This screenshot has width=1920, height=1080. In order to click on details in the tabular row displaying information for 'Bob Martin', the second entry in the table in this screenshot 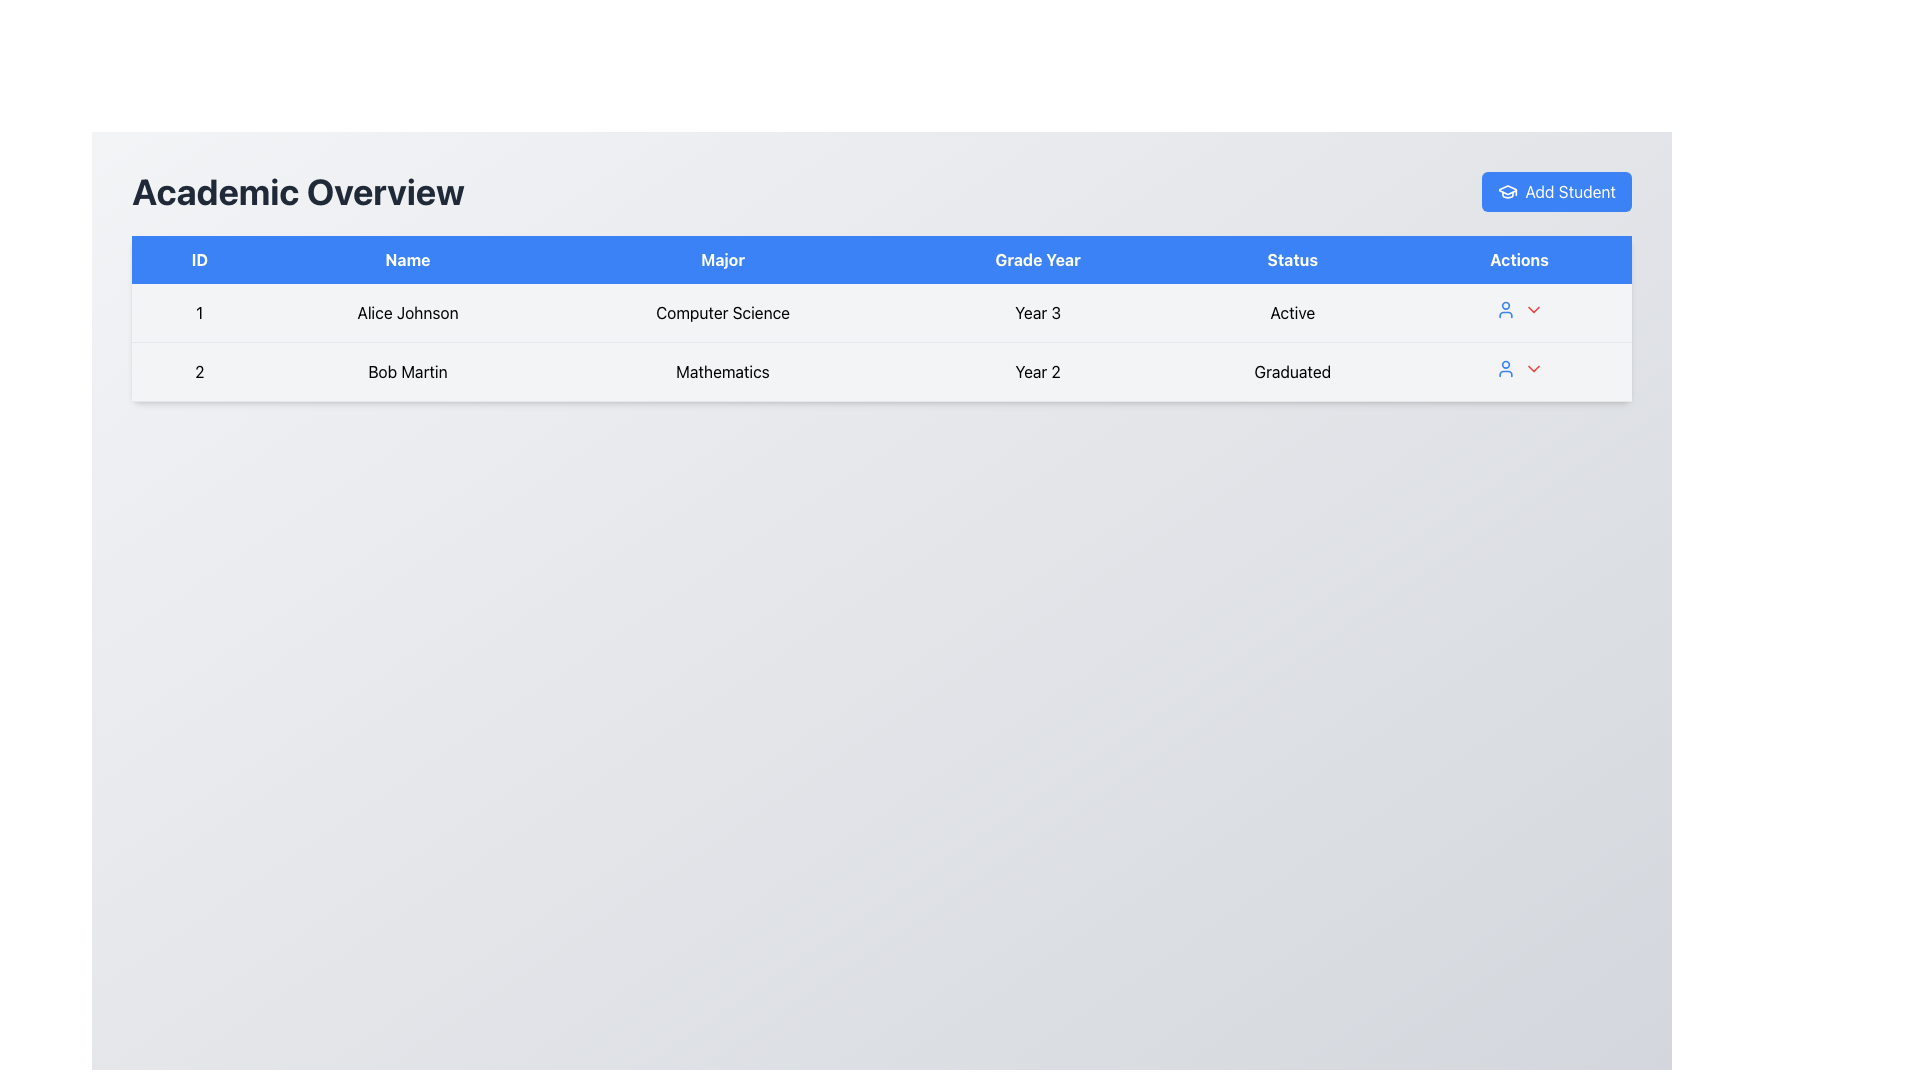, I will do `click(881, 371)`.